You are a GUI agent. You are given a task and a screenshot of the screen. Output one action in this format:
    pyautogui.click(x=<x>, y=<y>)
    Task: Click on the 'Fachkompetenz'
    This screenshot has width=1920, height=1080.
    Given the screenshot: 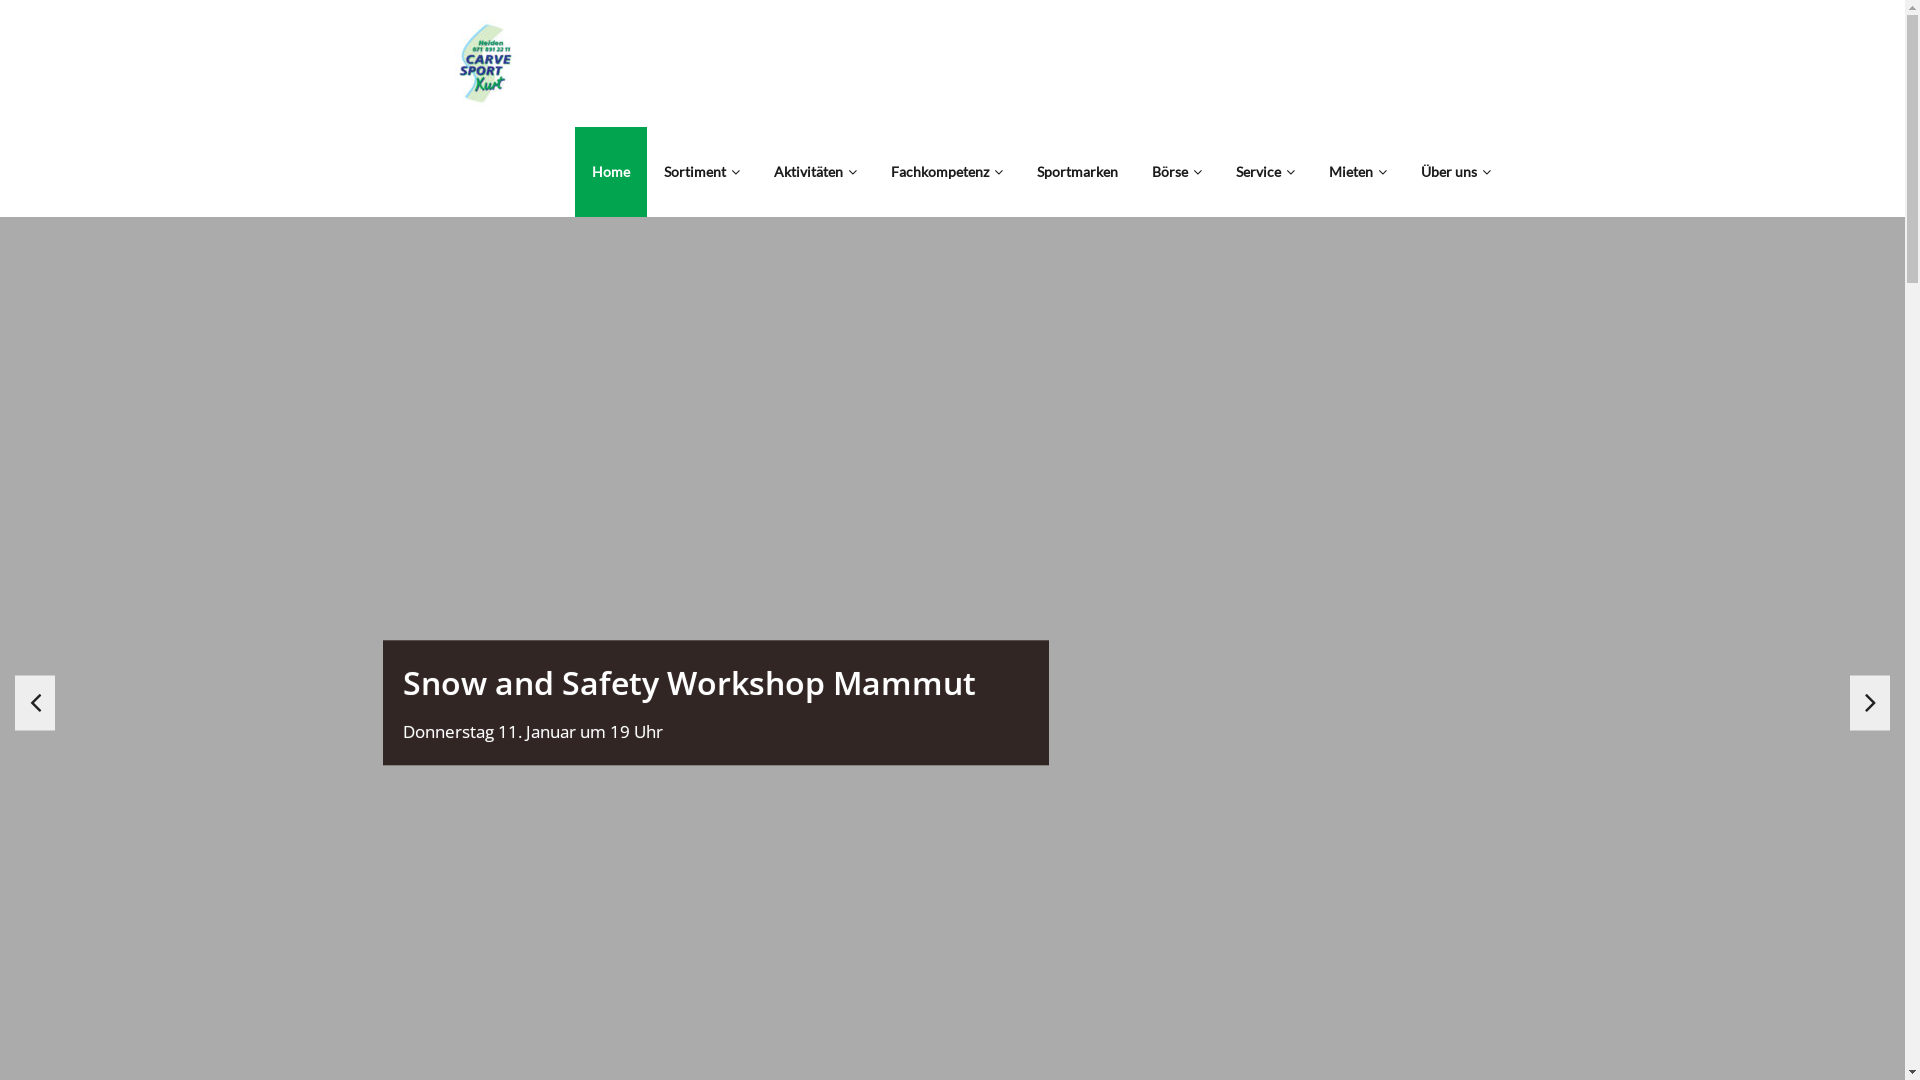 What is the action you would take?
    pyautogui.click(x=945, y=171)
    